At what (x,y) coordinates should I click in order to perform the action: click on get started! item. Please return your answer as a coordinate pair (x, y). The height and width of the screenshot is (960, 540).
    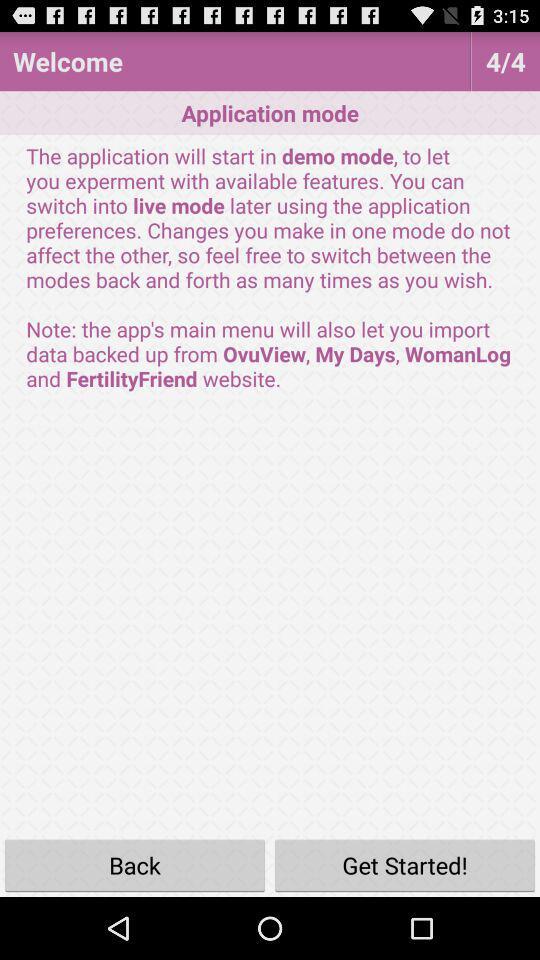
    Looking at the image, I should click on (405, 864).